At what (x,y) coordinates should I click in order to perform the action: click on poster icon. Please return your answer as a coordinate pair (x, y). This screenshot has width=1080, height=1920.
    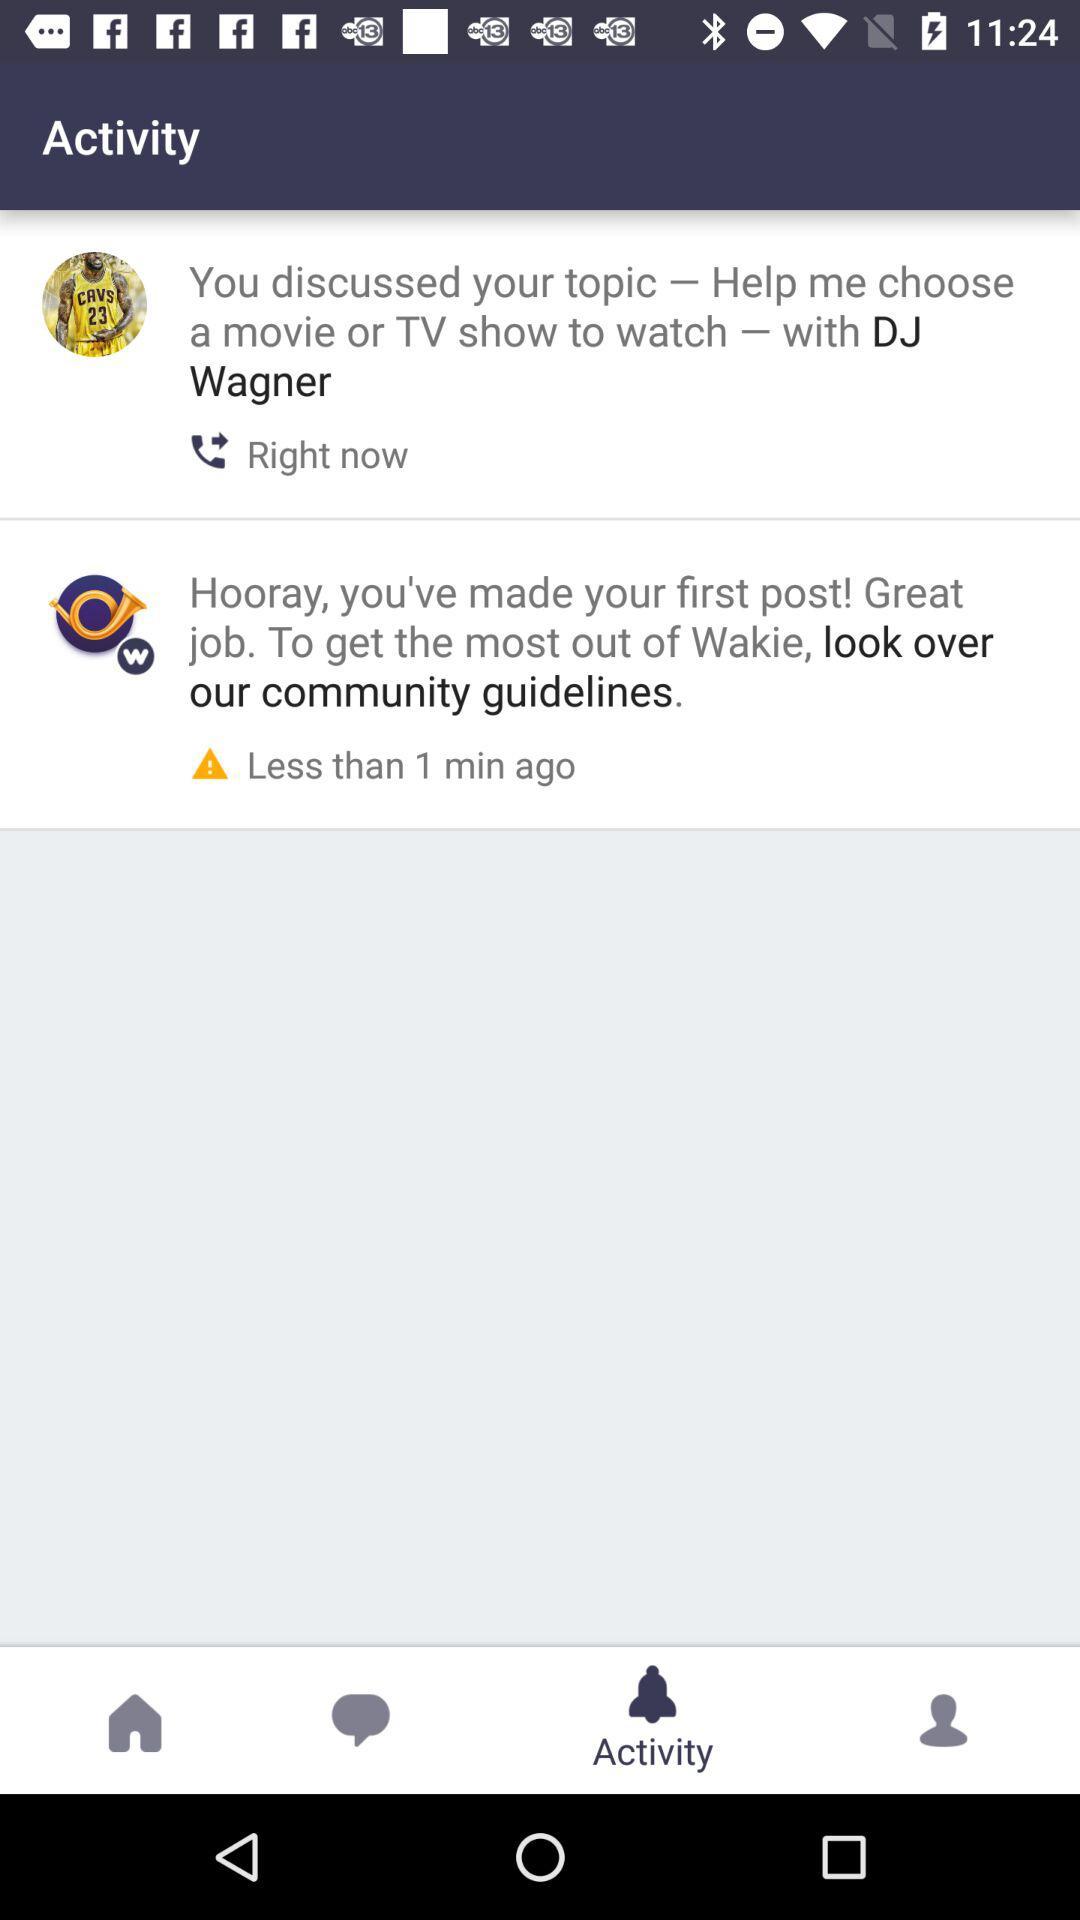
    Looking at the image, I should click on (94, 613).